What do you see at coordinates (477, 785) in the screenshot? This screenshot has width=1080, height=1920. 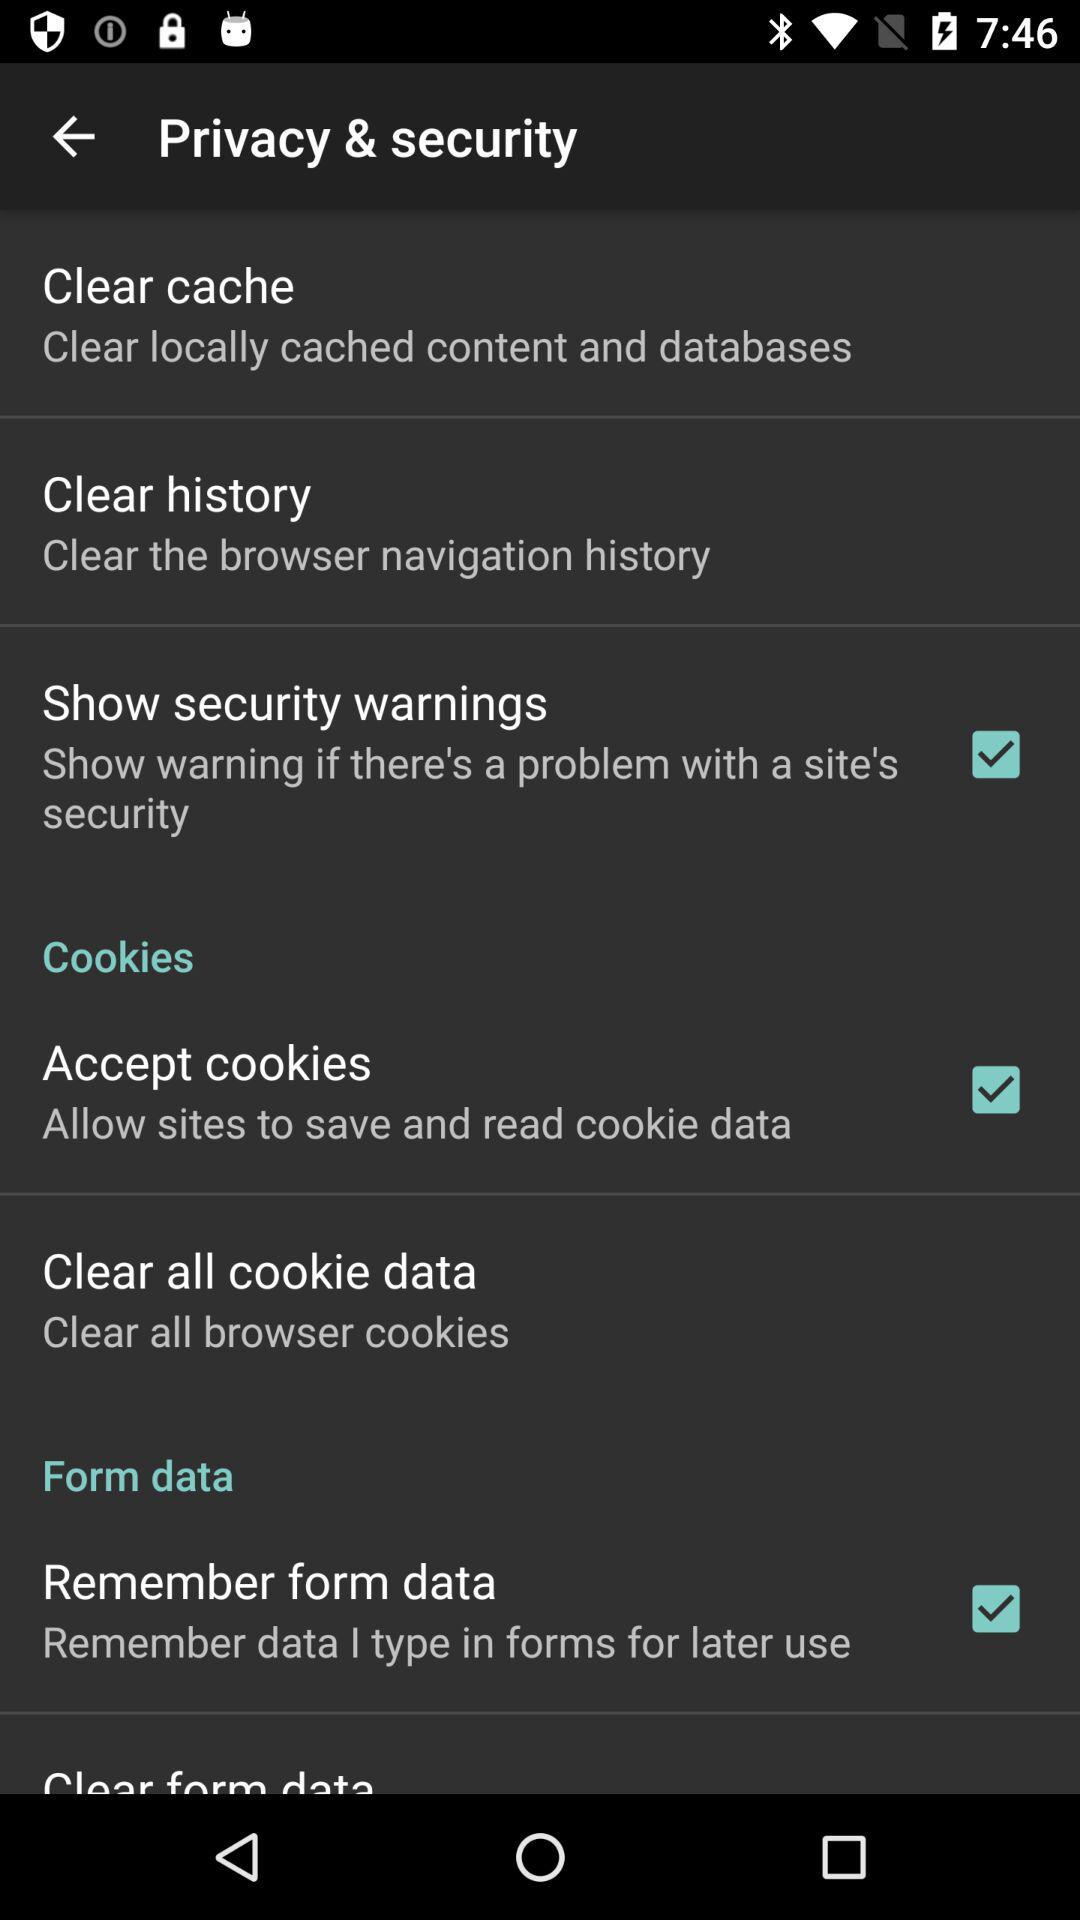 I see `the app above the cookies icon` at bounding box center [477, 785].